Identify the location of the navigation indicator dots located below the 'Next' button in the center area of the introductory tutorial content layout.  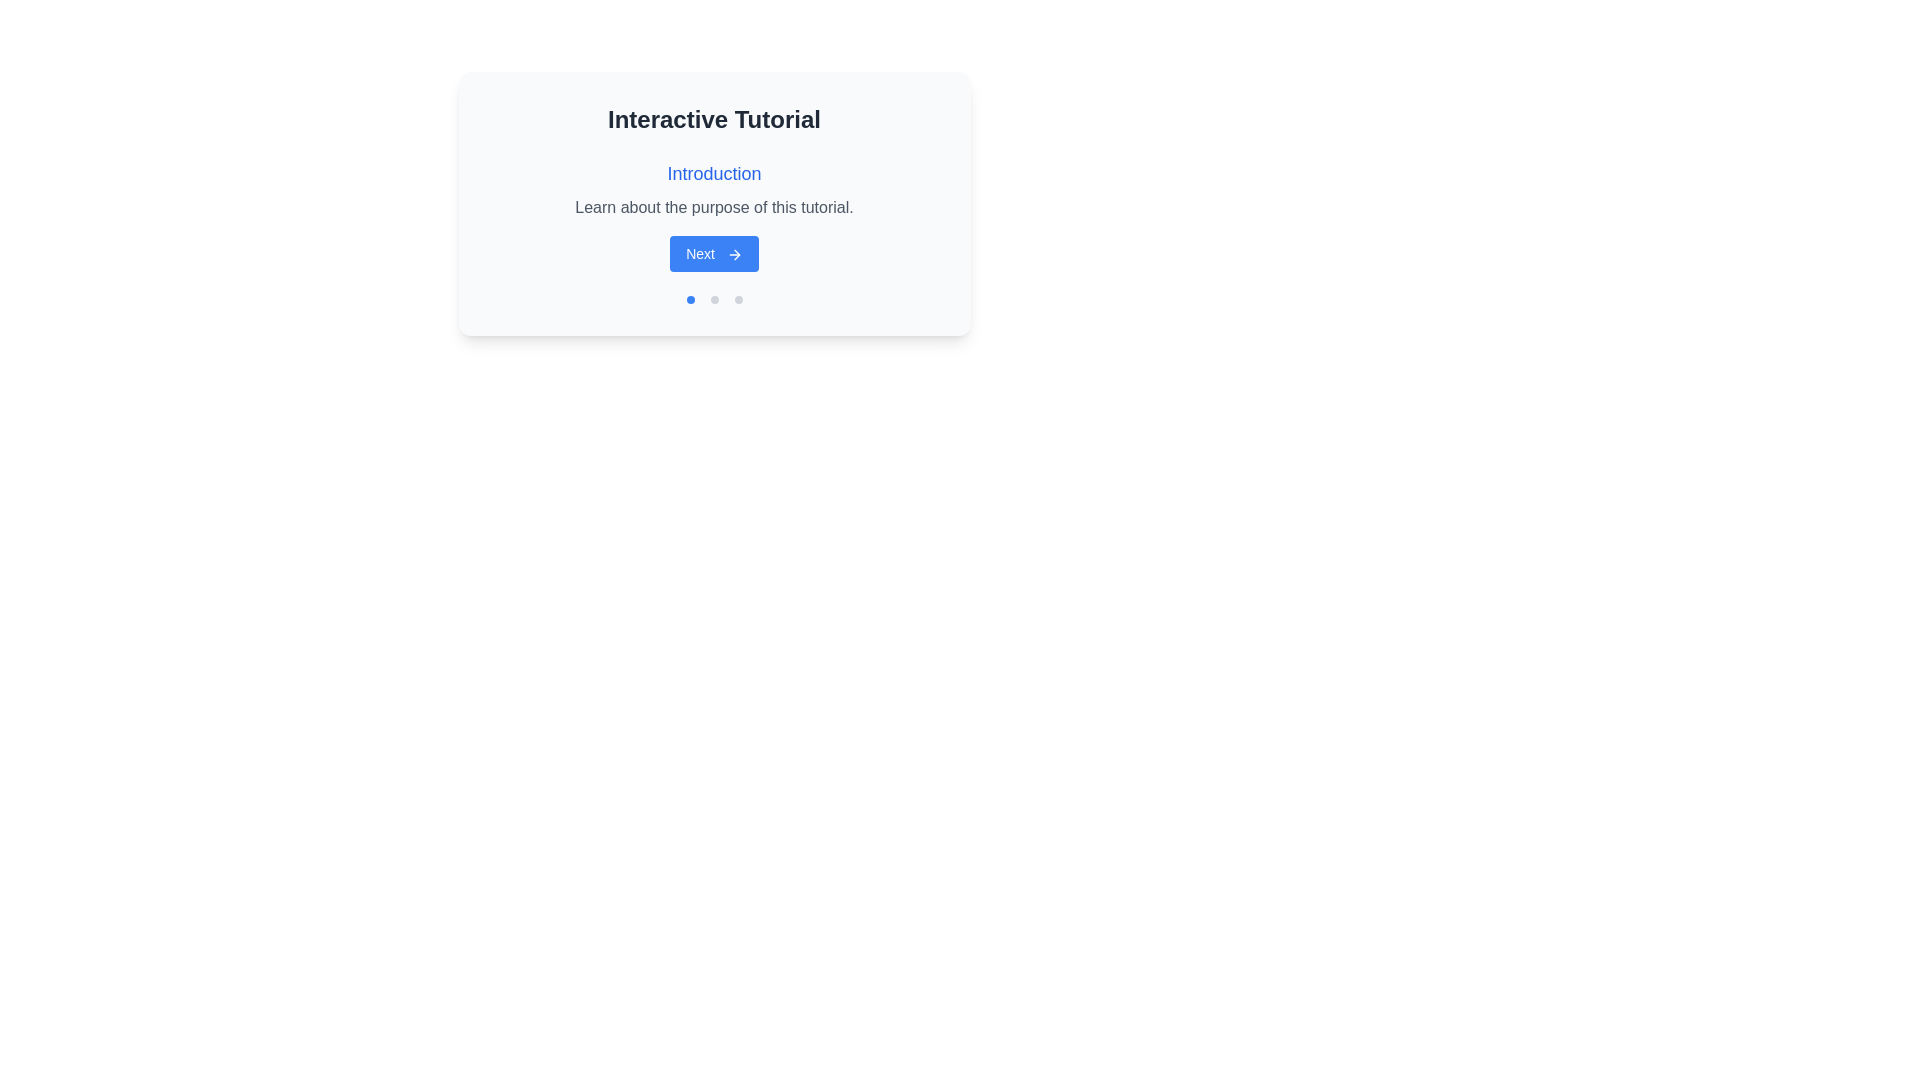
(714, 300).